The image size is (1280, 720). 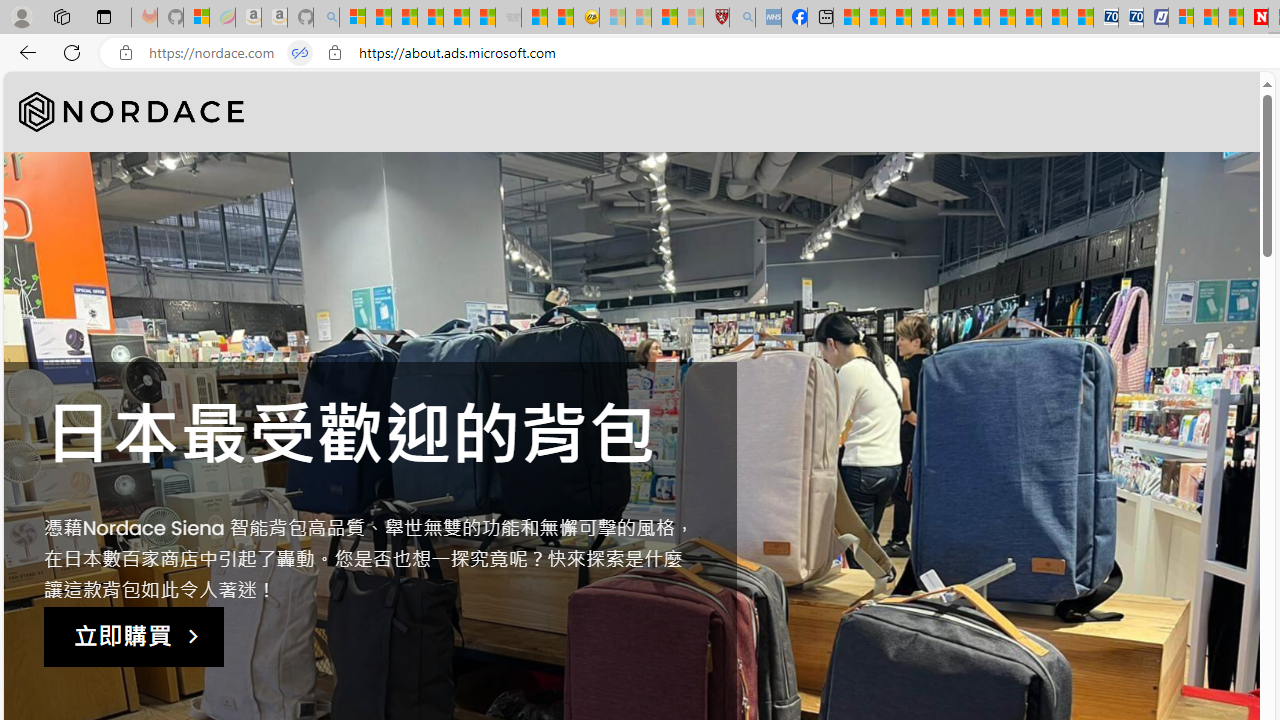 I want to click on 'Microsoft account | Privacy', so click(x=1180, y=17).